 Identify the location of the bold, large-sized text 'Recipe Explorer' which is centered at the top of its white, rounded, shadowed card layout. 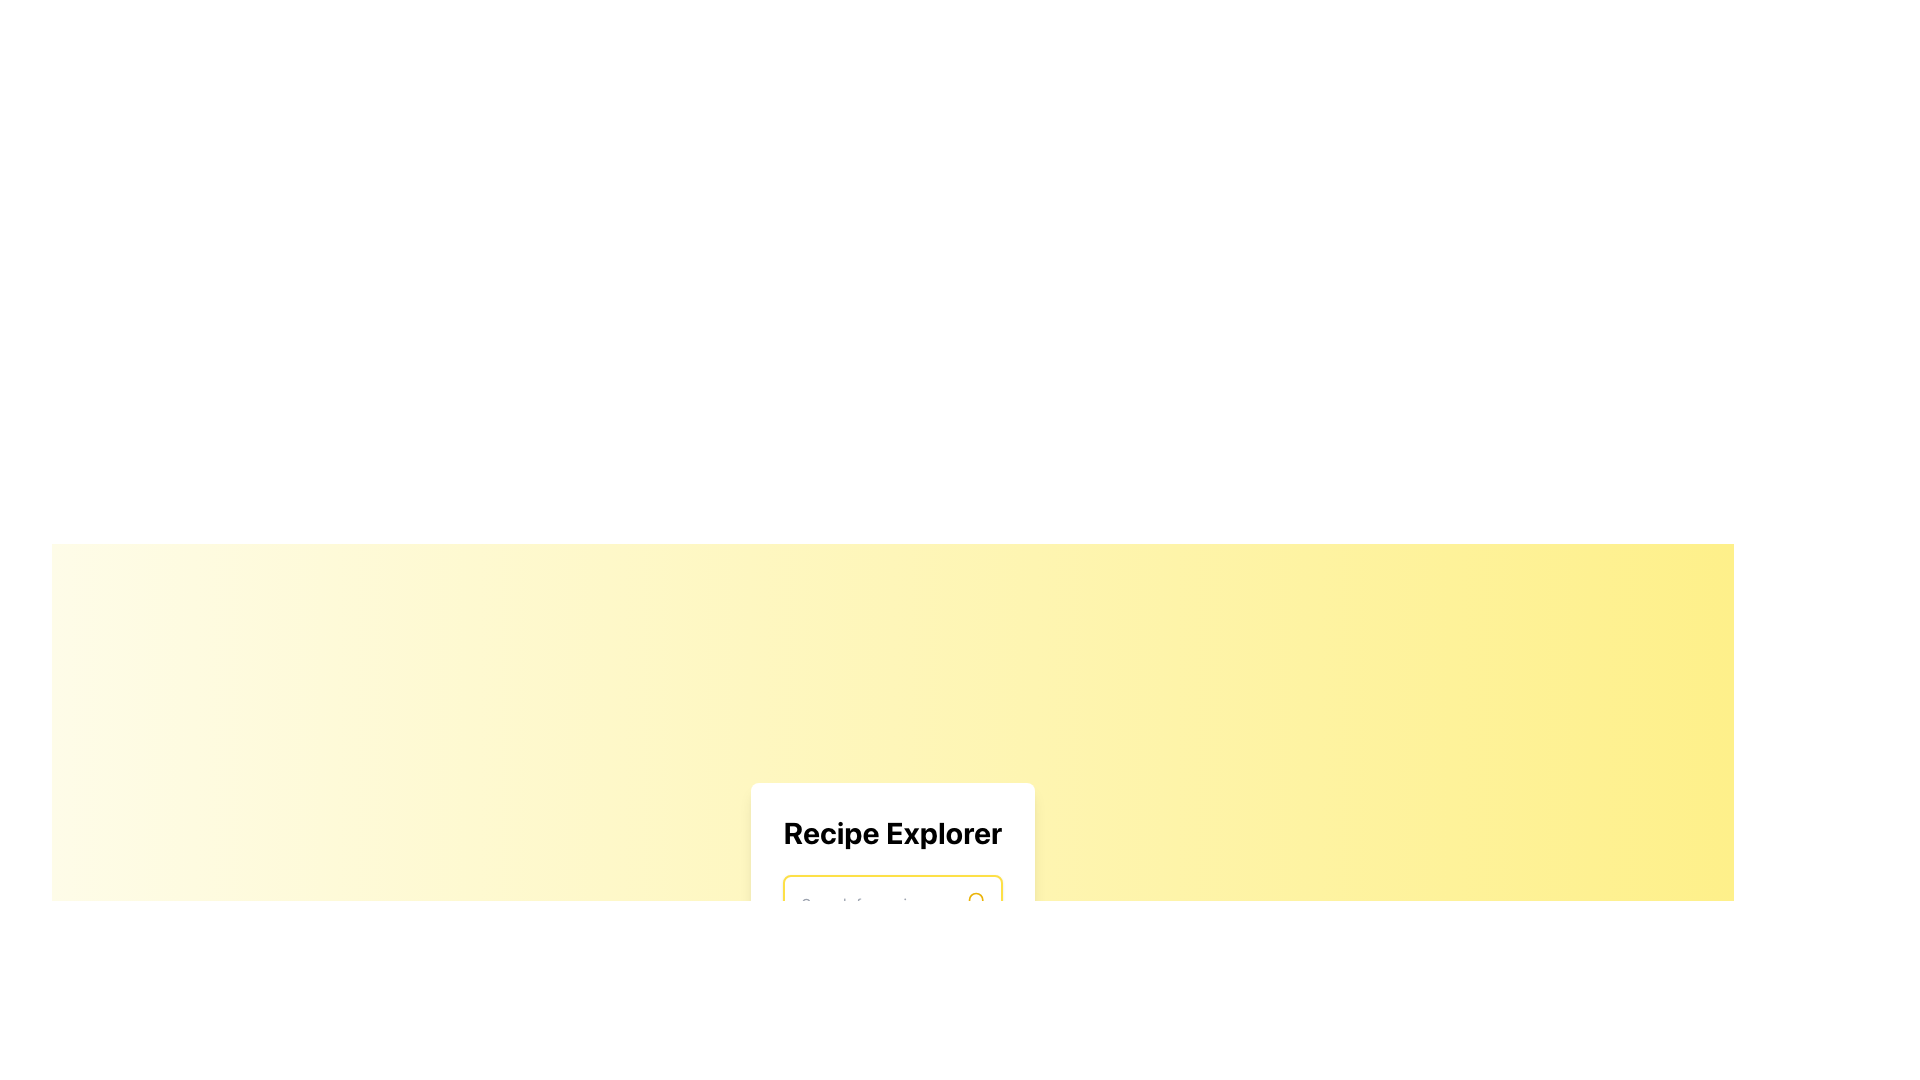
(891, 832).